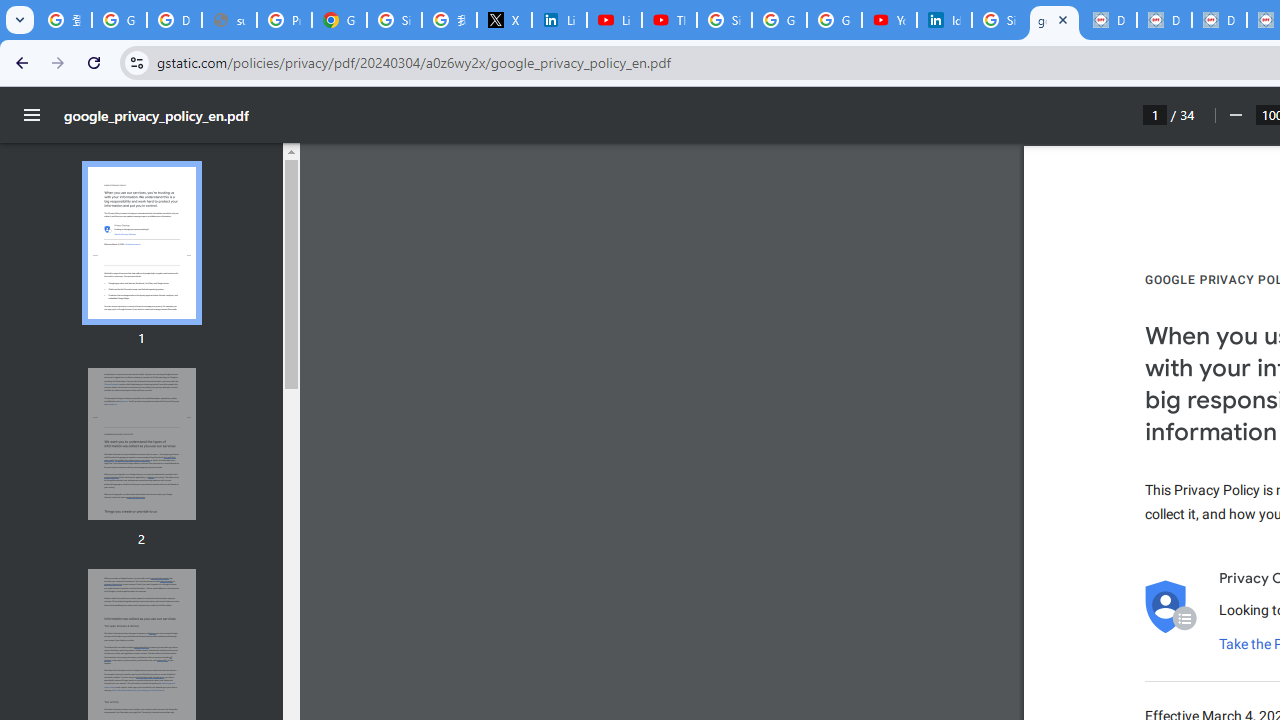 This screenshot has width=1280, height=720. I want to click on 'Thumbnail for page 1', so click(140, 242).